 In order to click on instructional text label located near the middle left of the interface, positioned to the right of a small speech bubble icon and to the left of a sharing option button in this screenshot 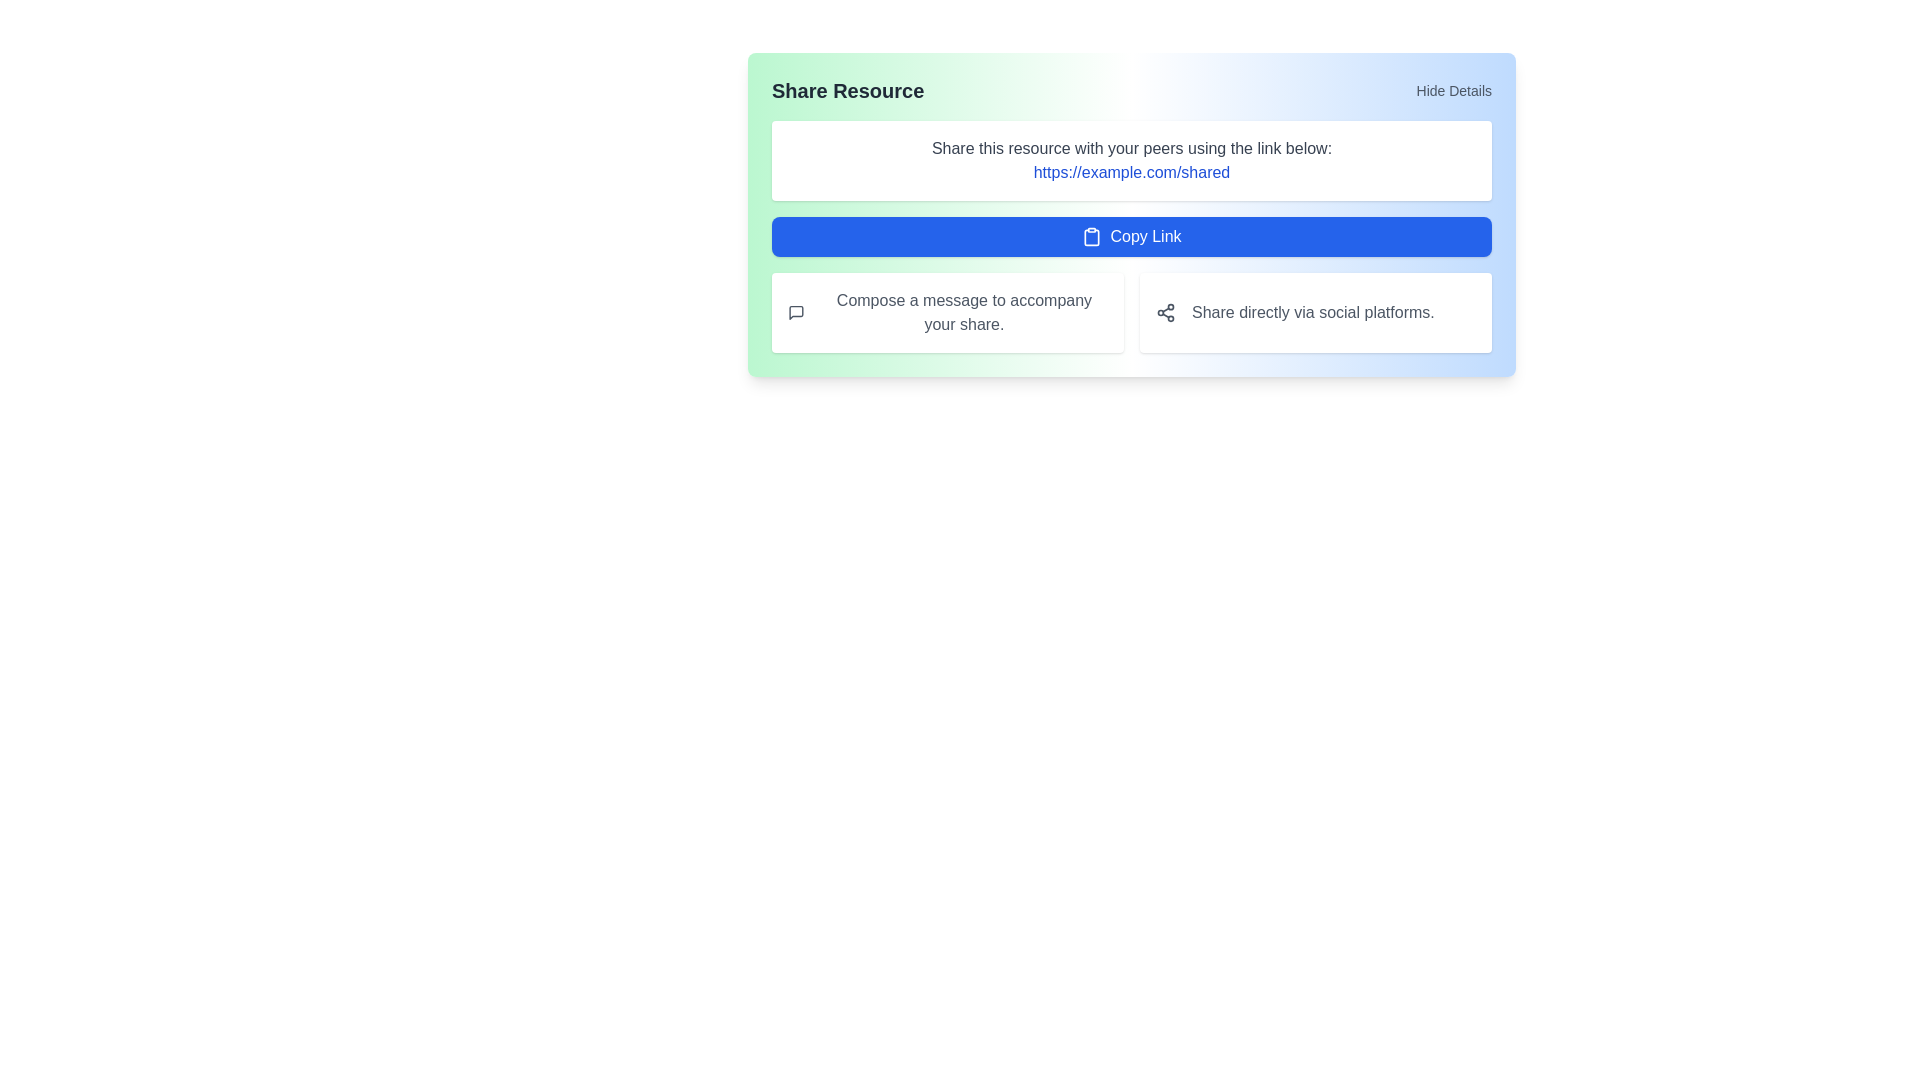, I will do `click(964, 312)`.